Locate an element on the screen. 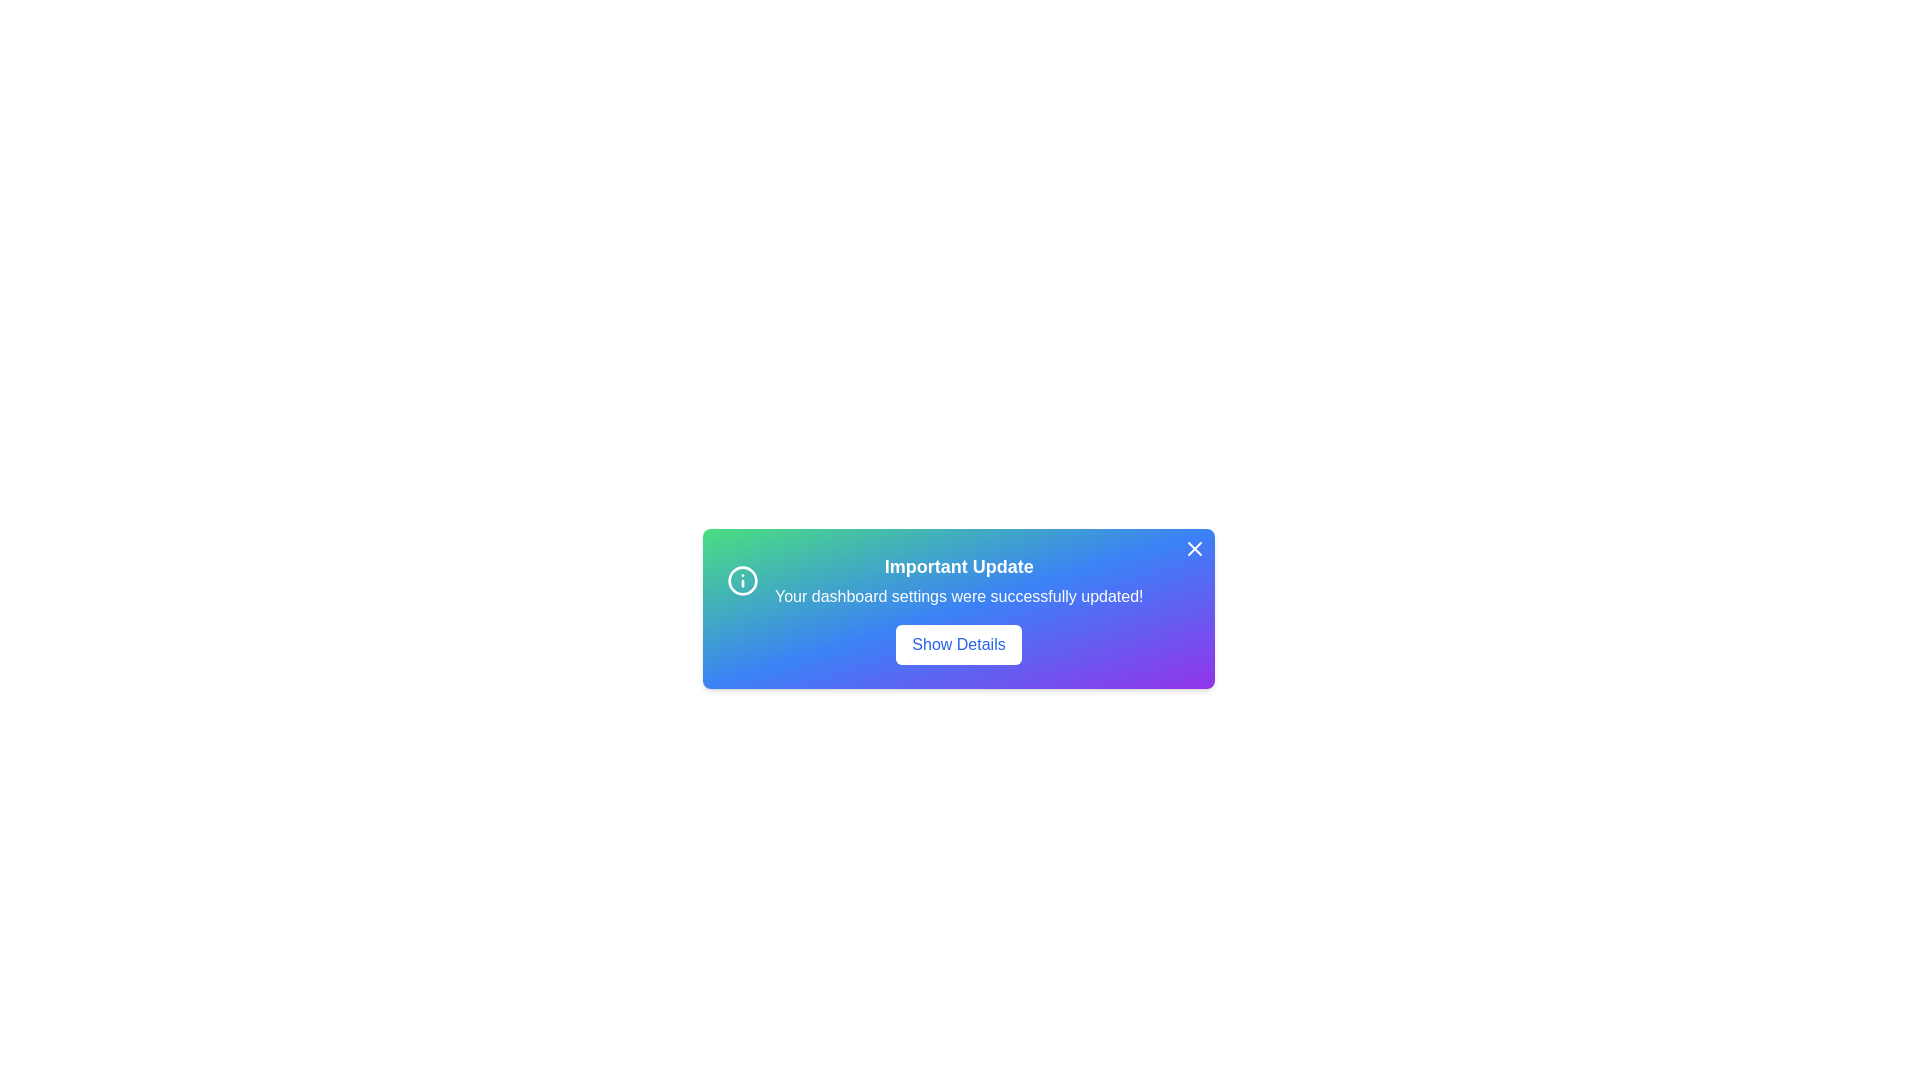 This screenshot has height=1080, width=1920. the close button to hide the notification is located at coordinates (1195, 548).